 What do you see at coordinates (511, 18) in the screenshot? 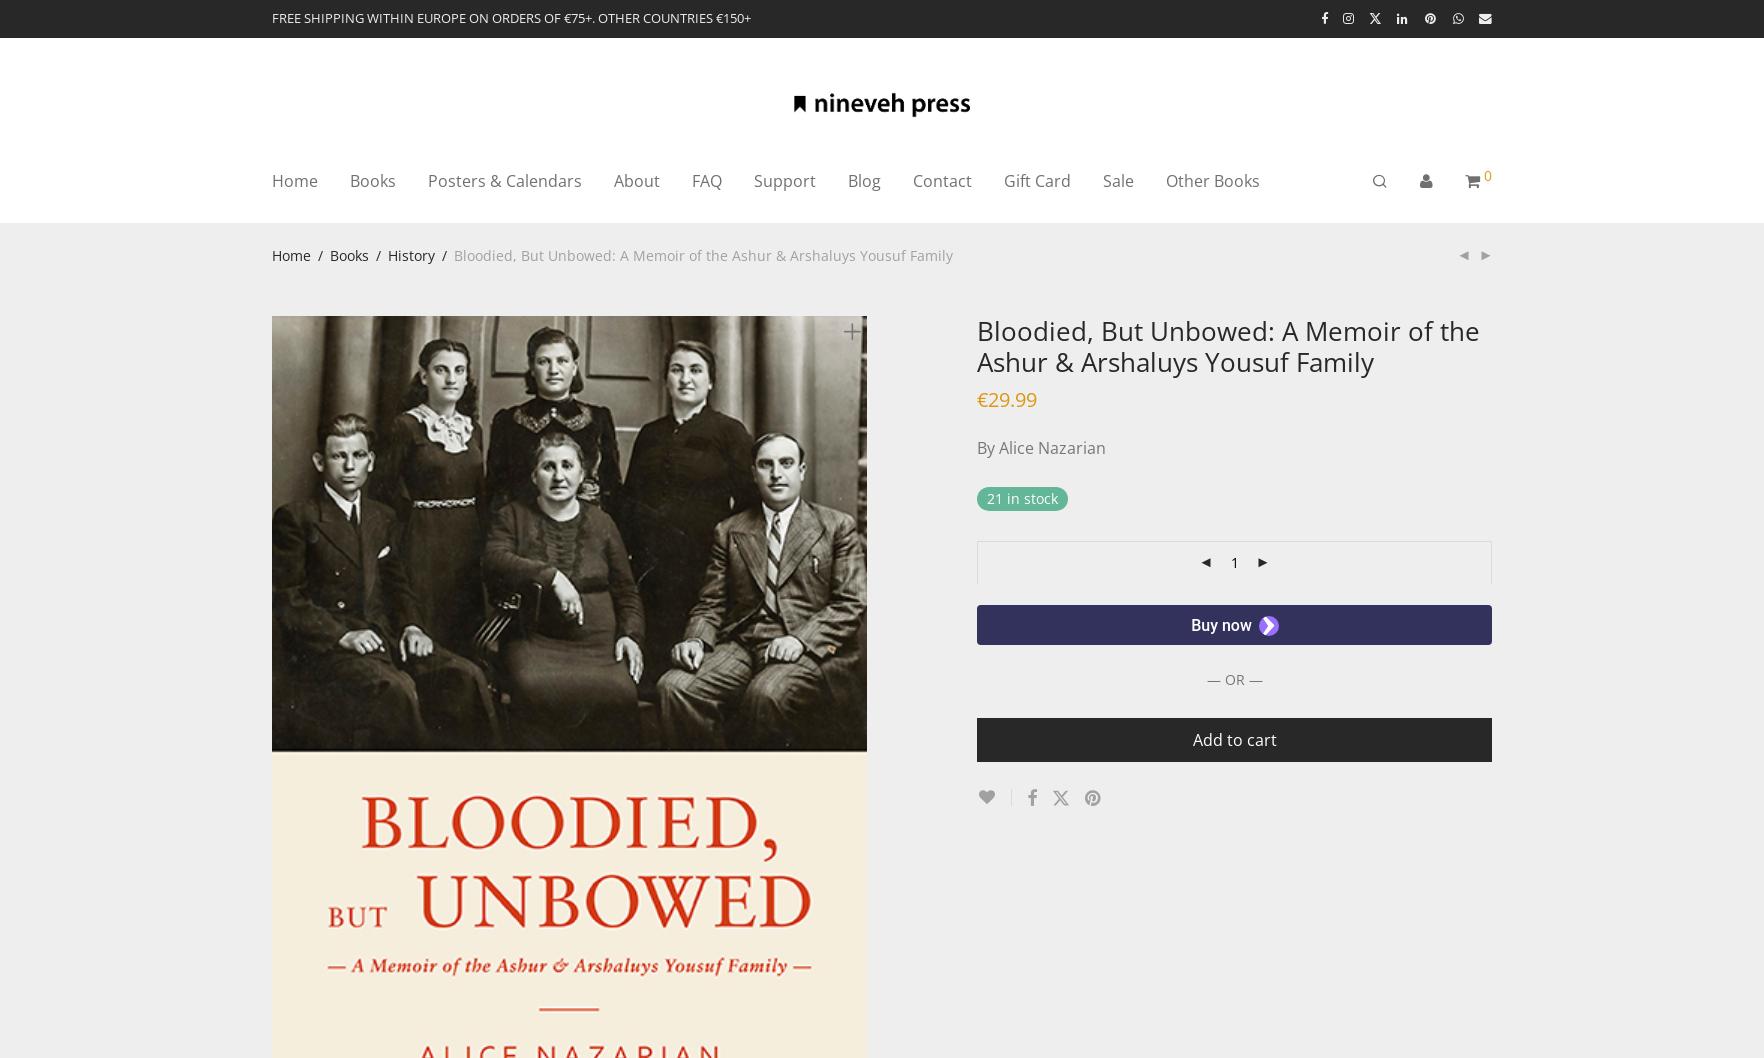
I see `'FREE SHIPPING WITHIN EUROPE ON ORDERS OF €75+. OTHER COUNTRIES €150+'` at bounding box center [511, 18].